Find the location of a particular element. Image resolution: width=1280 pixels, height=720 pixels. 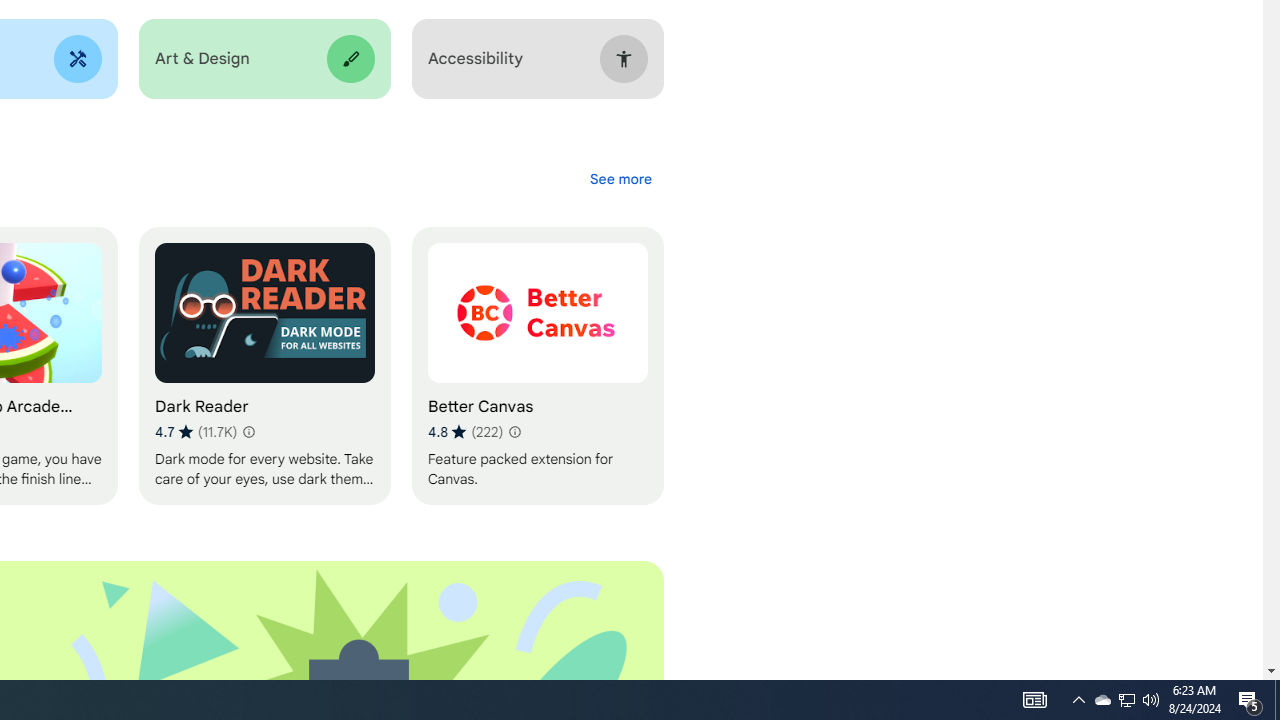

'Art & Design' is located at coordinates (263, 58).